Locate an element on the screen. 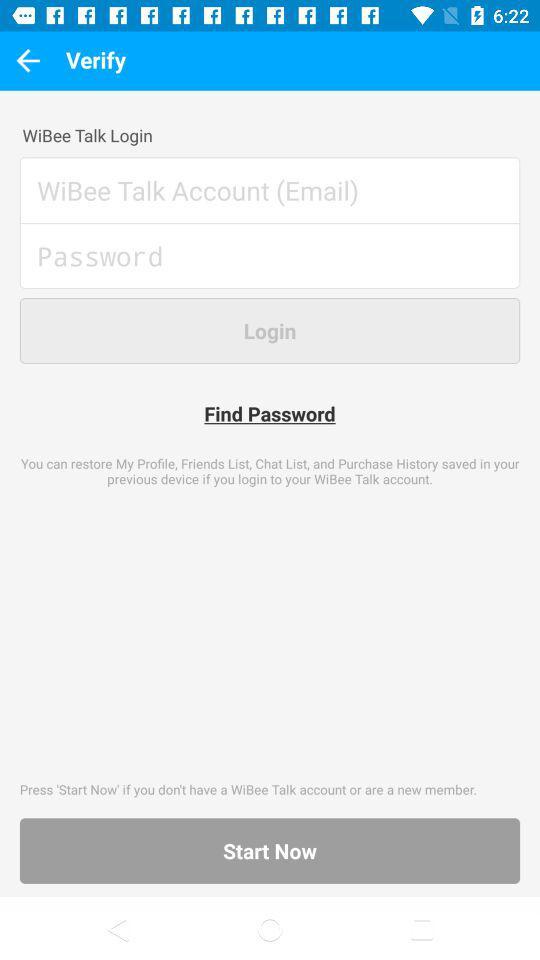 The image size is (540, 960). the button which is above find password is located at coordinates (270, 331).